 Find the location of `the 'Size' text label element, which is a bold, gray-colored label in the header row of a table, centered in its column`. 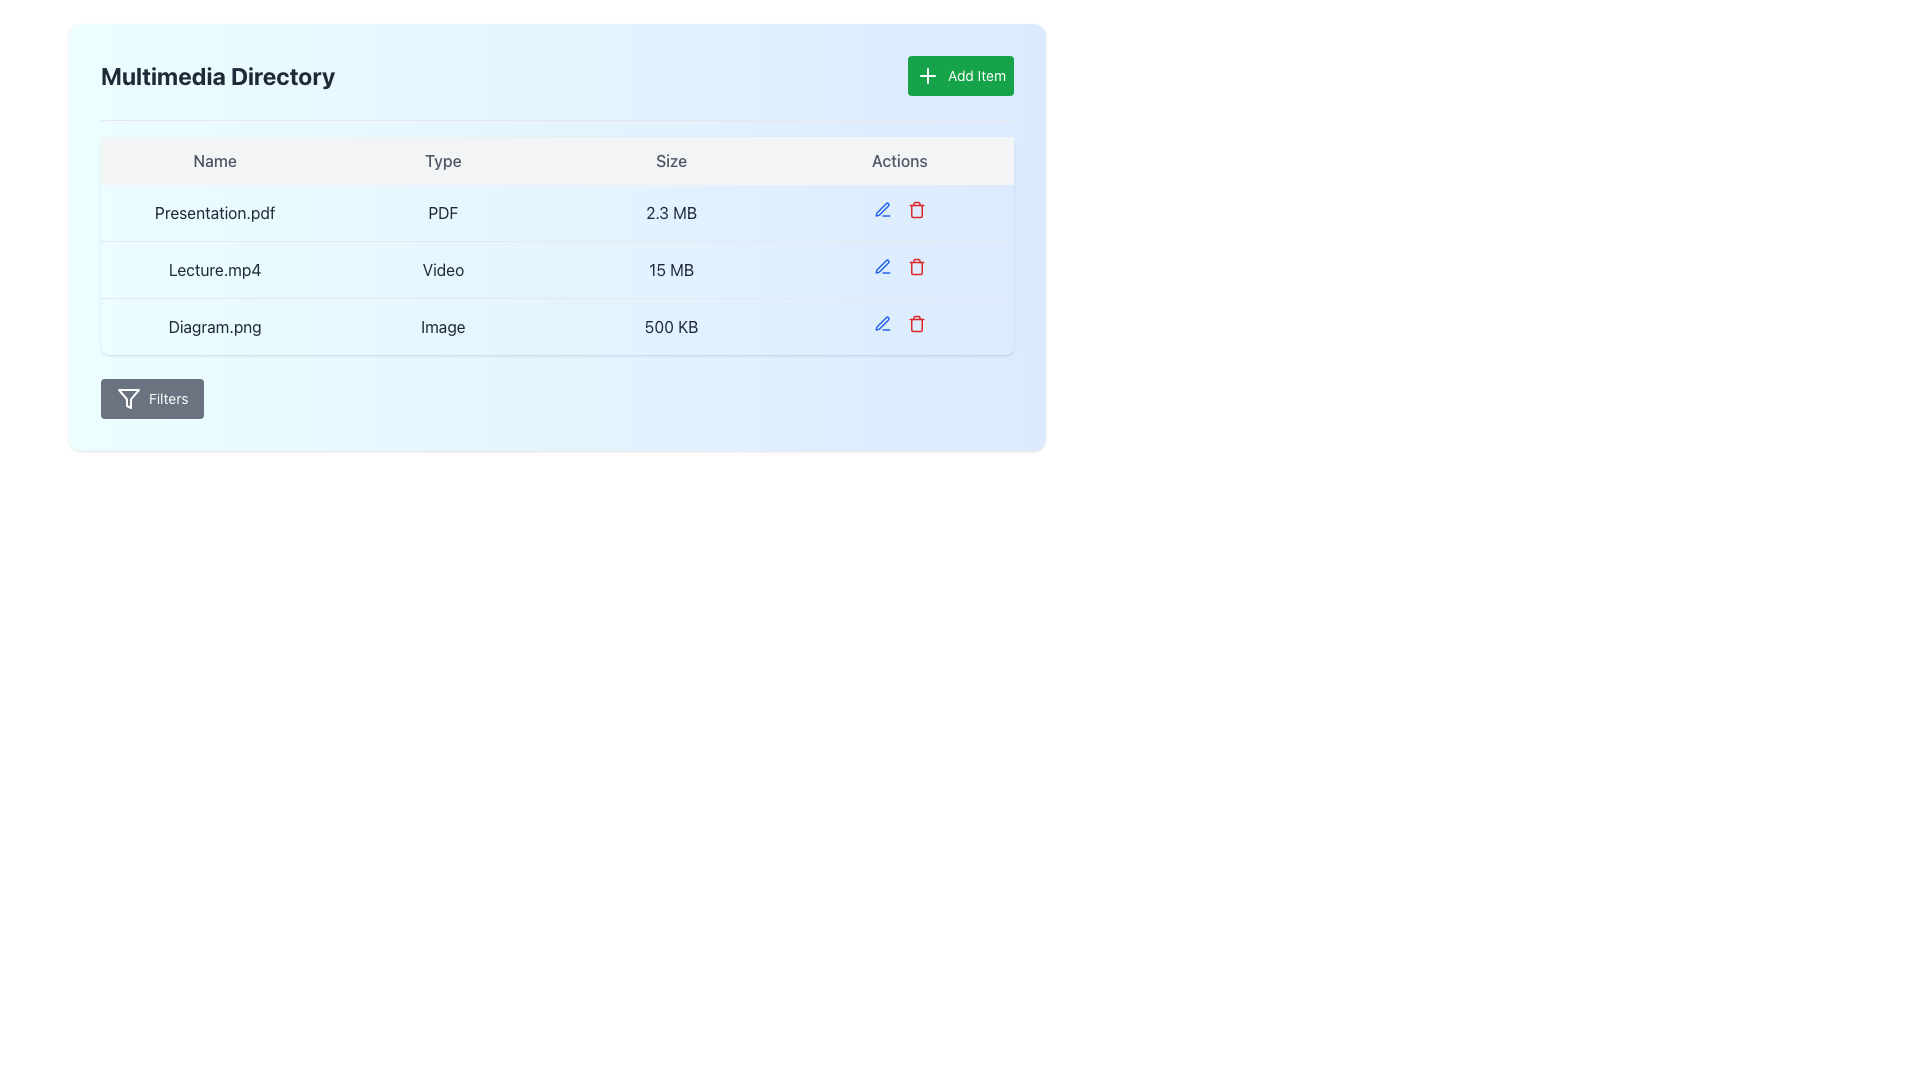

the 'Size' text label element, which is a bold, gray-colored label in the header row of a table, centered in its column is located at coordinates (671, 160).